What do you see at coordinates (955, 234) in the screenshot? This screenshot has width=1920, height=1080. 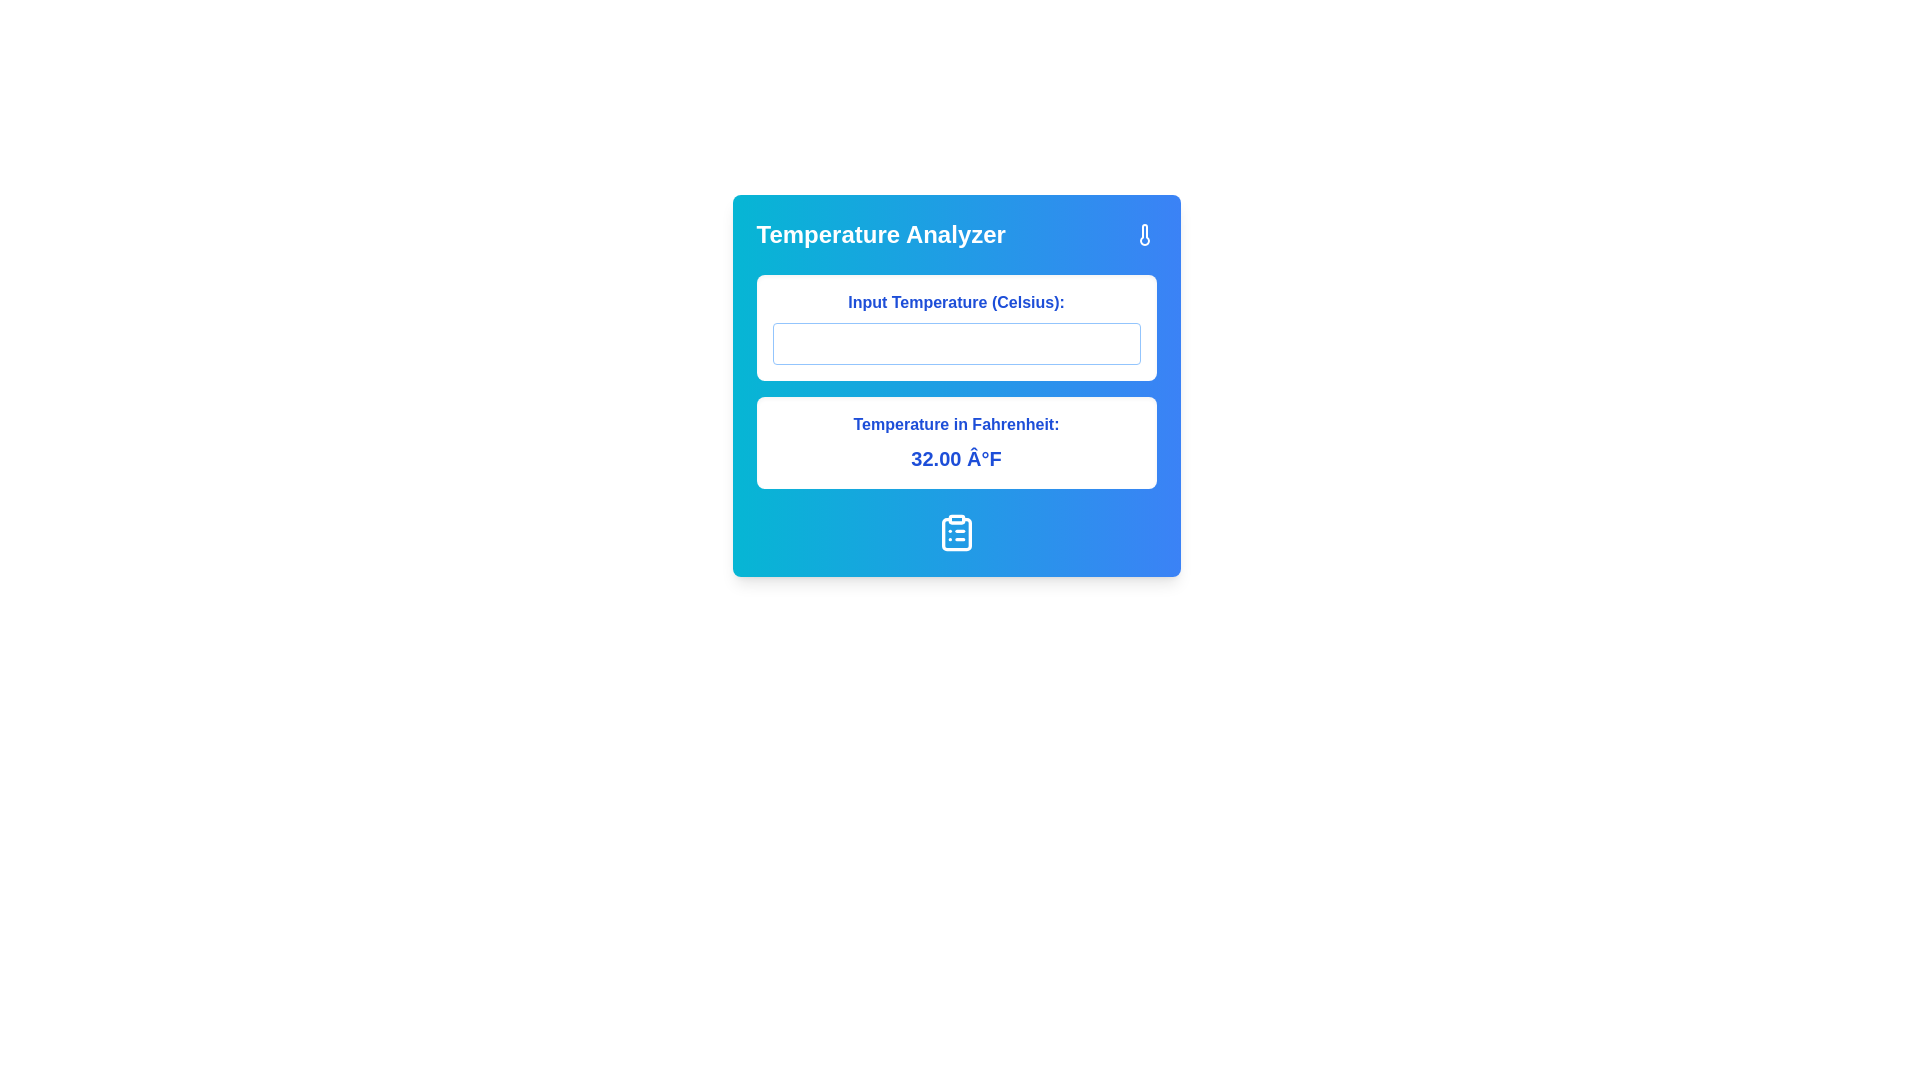 I see `the 'Temperature Analyzer' header text located at the top of the card section, which features a thermometer icon on the right and a gradient background from cyan to blue` at bounding box center [955, 234].